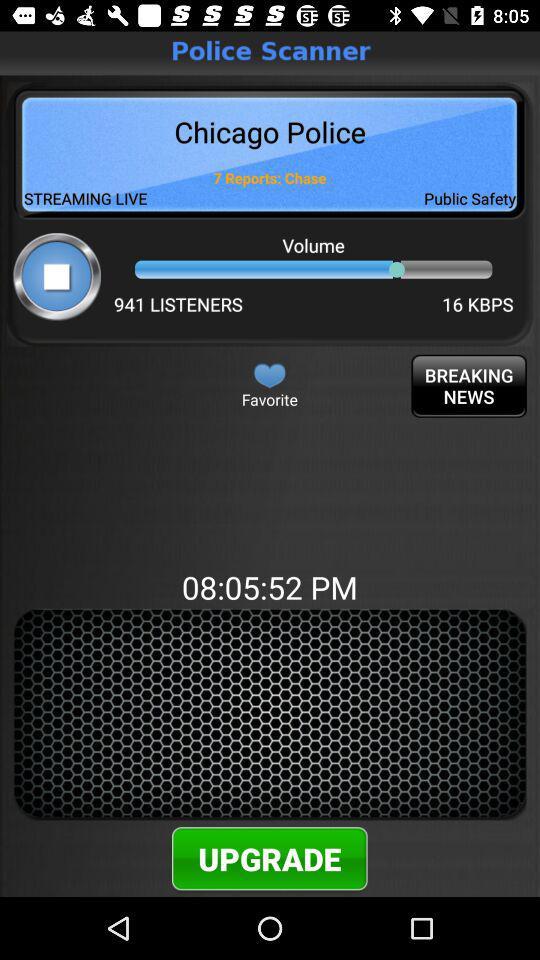 Image resolution: width=540 pixels, height=960 pixels. What do you see at coordinates (269, 374) in the screenshot?
I see `mark station as favorite` at bounding box center [269, 374].